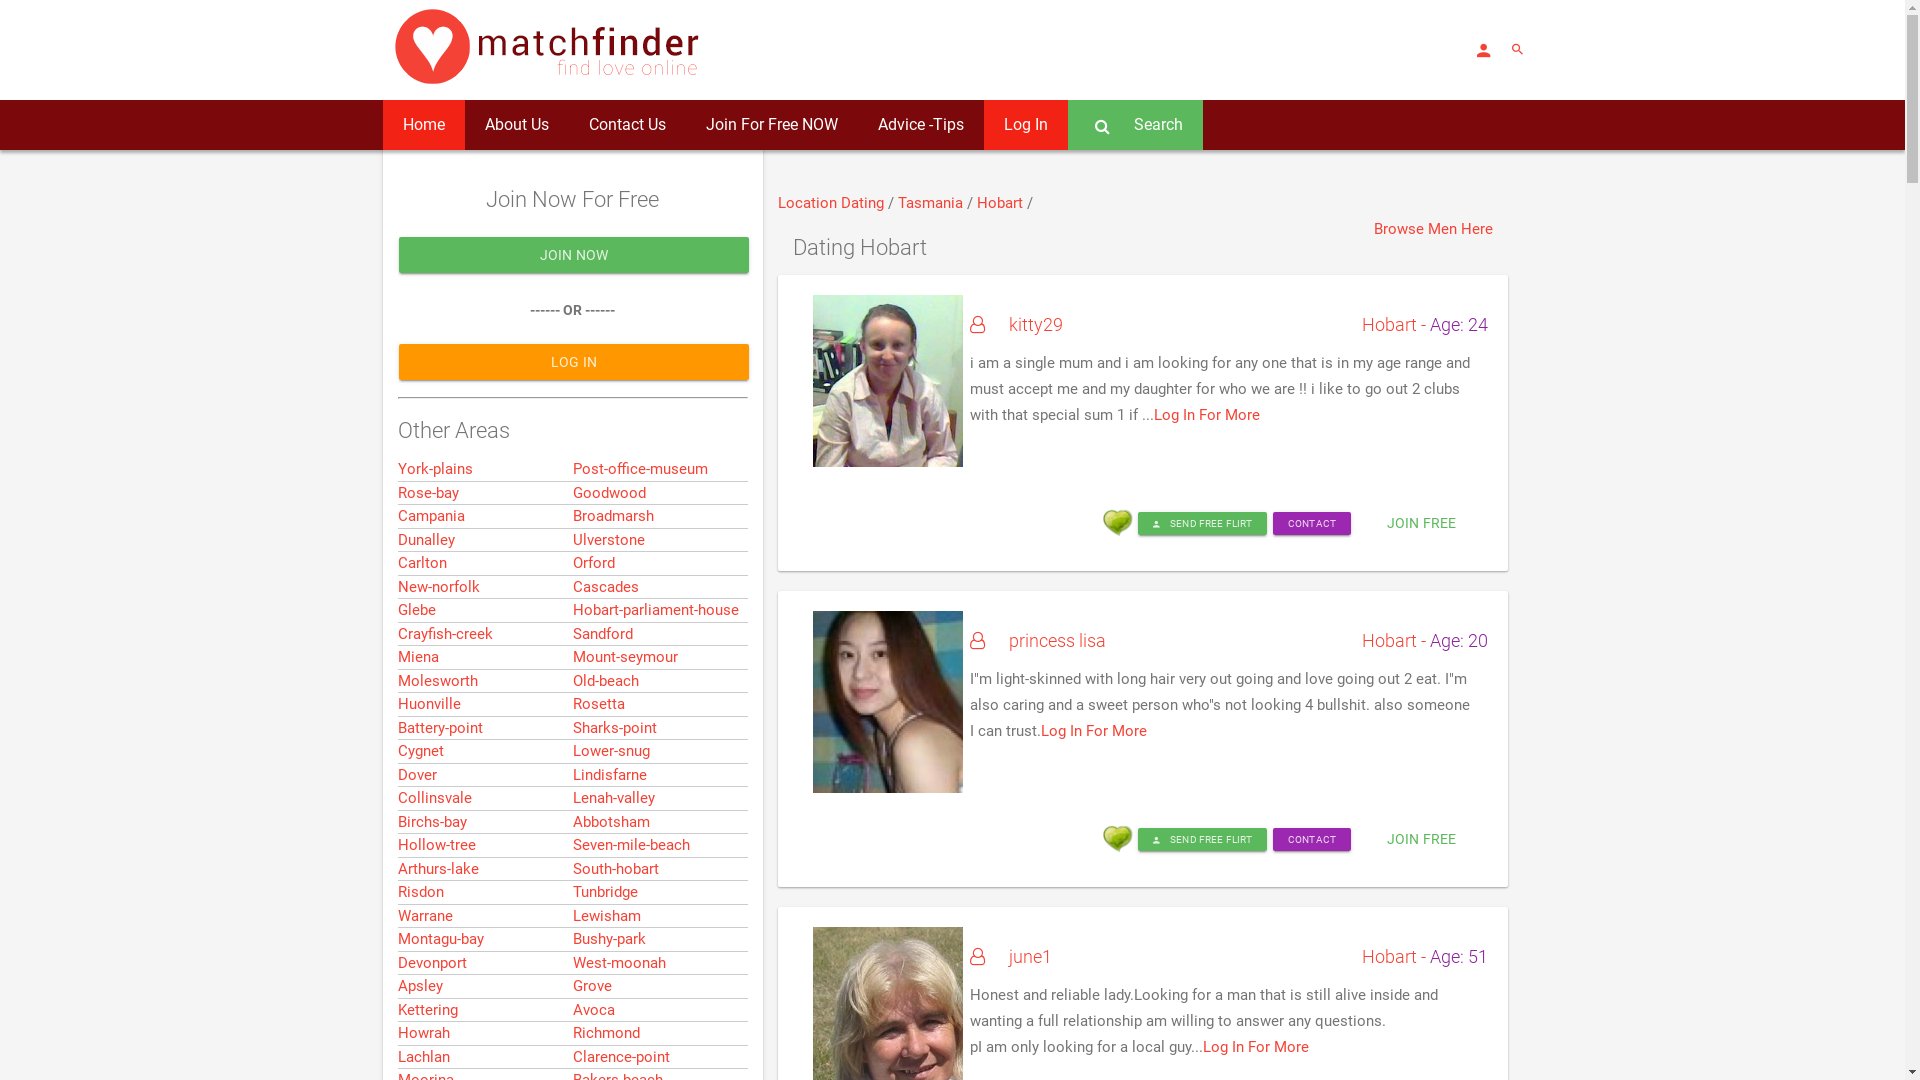 The image size is (1920, 1080). What do you see at coordinates (398, 938) in the screenshot?
I see `'Montagu-bay'` at bounding box center [398, 938].